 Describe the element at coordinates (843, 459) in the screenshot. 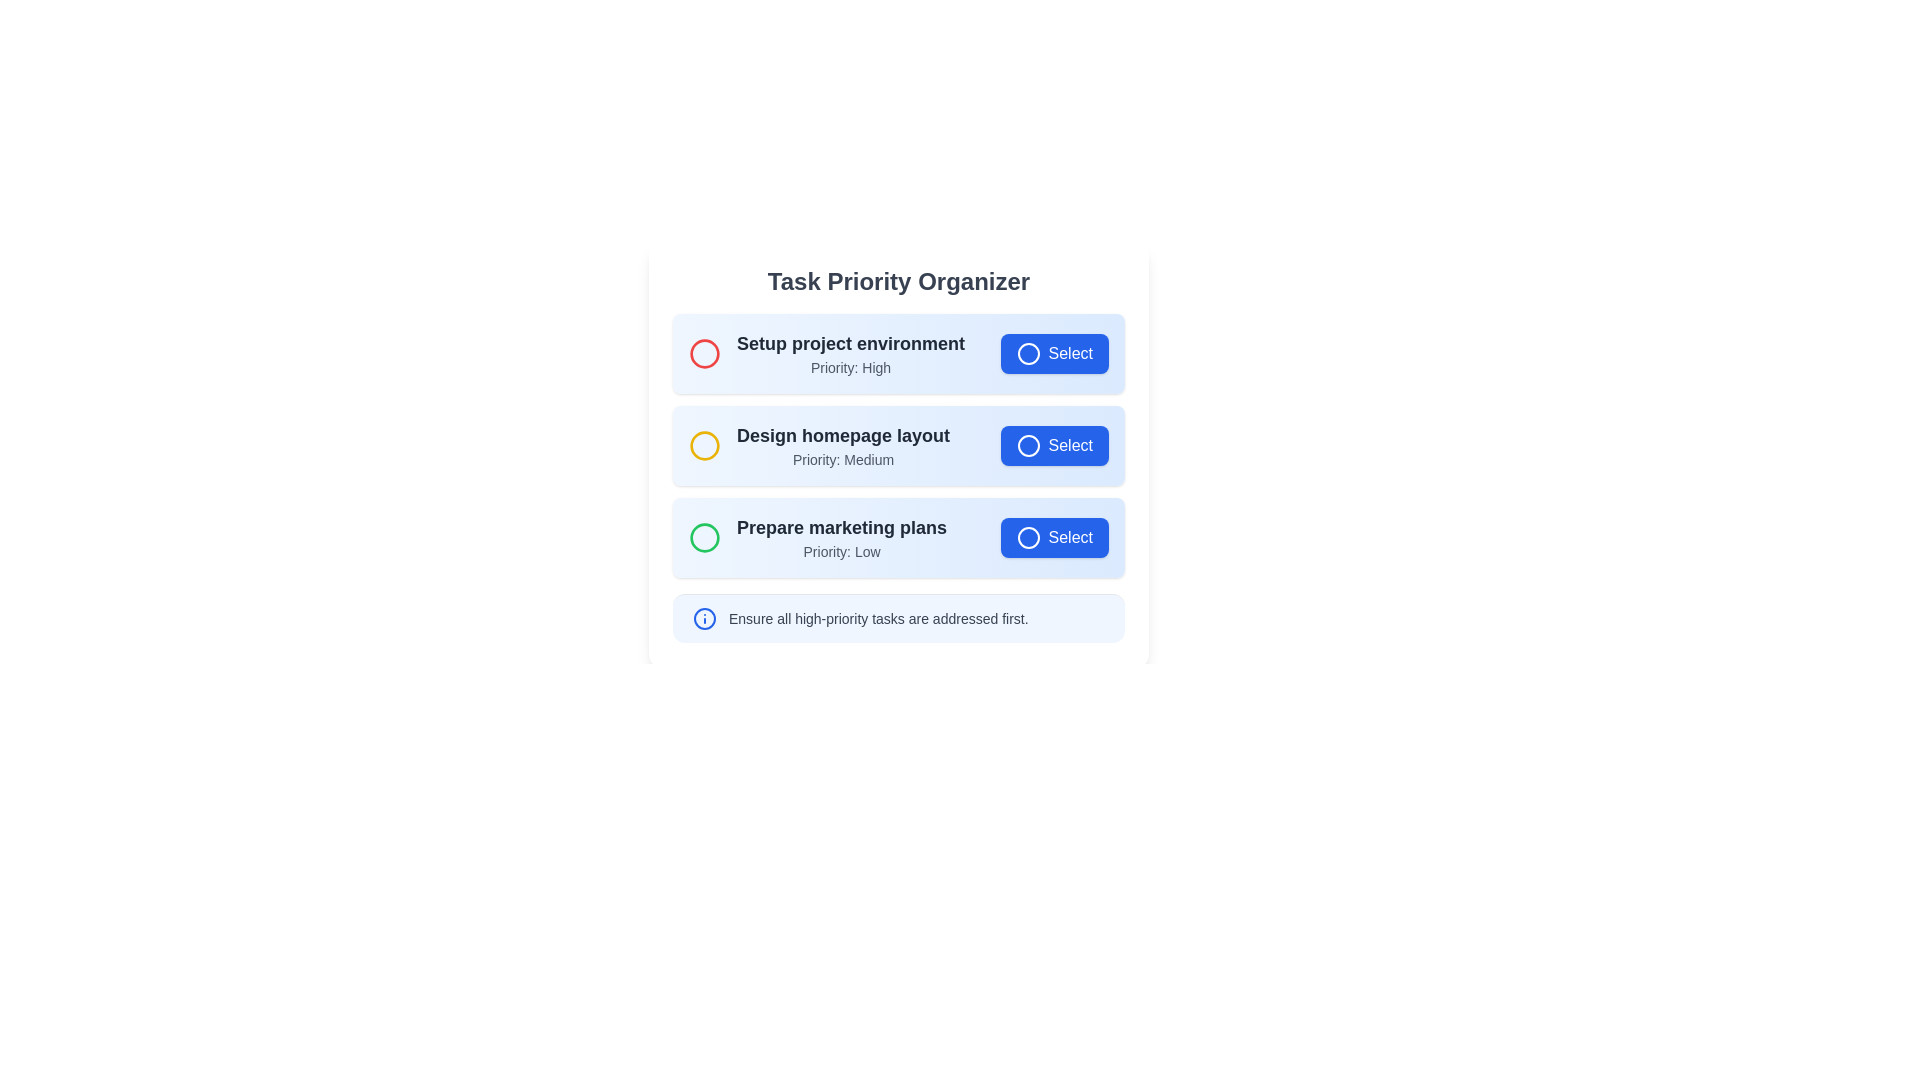

I see `the text label displaying 'Priority: Medium', which is styled in gray and positioned beneath the 'Design homepage layout' text` at that location.